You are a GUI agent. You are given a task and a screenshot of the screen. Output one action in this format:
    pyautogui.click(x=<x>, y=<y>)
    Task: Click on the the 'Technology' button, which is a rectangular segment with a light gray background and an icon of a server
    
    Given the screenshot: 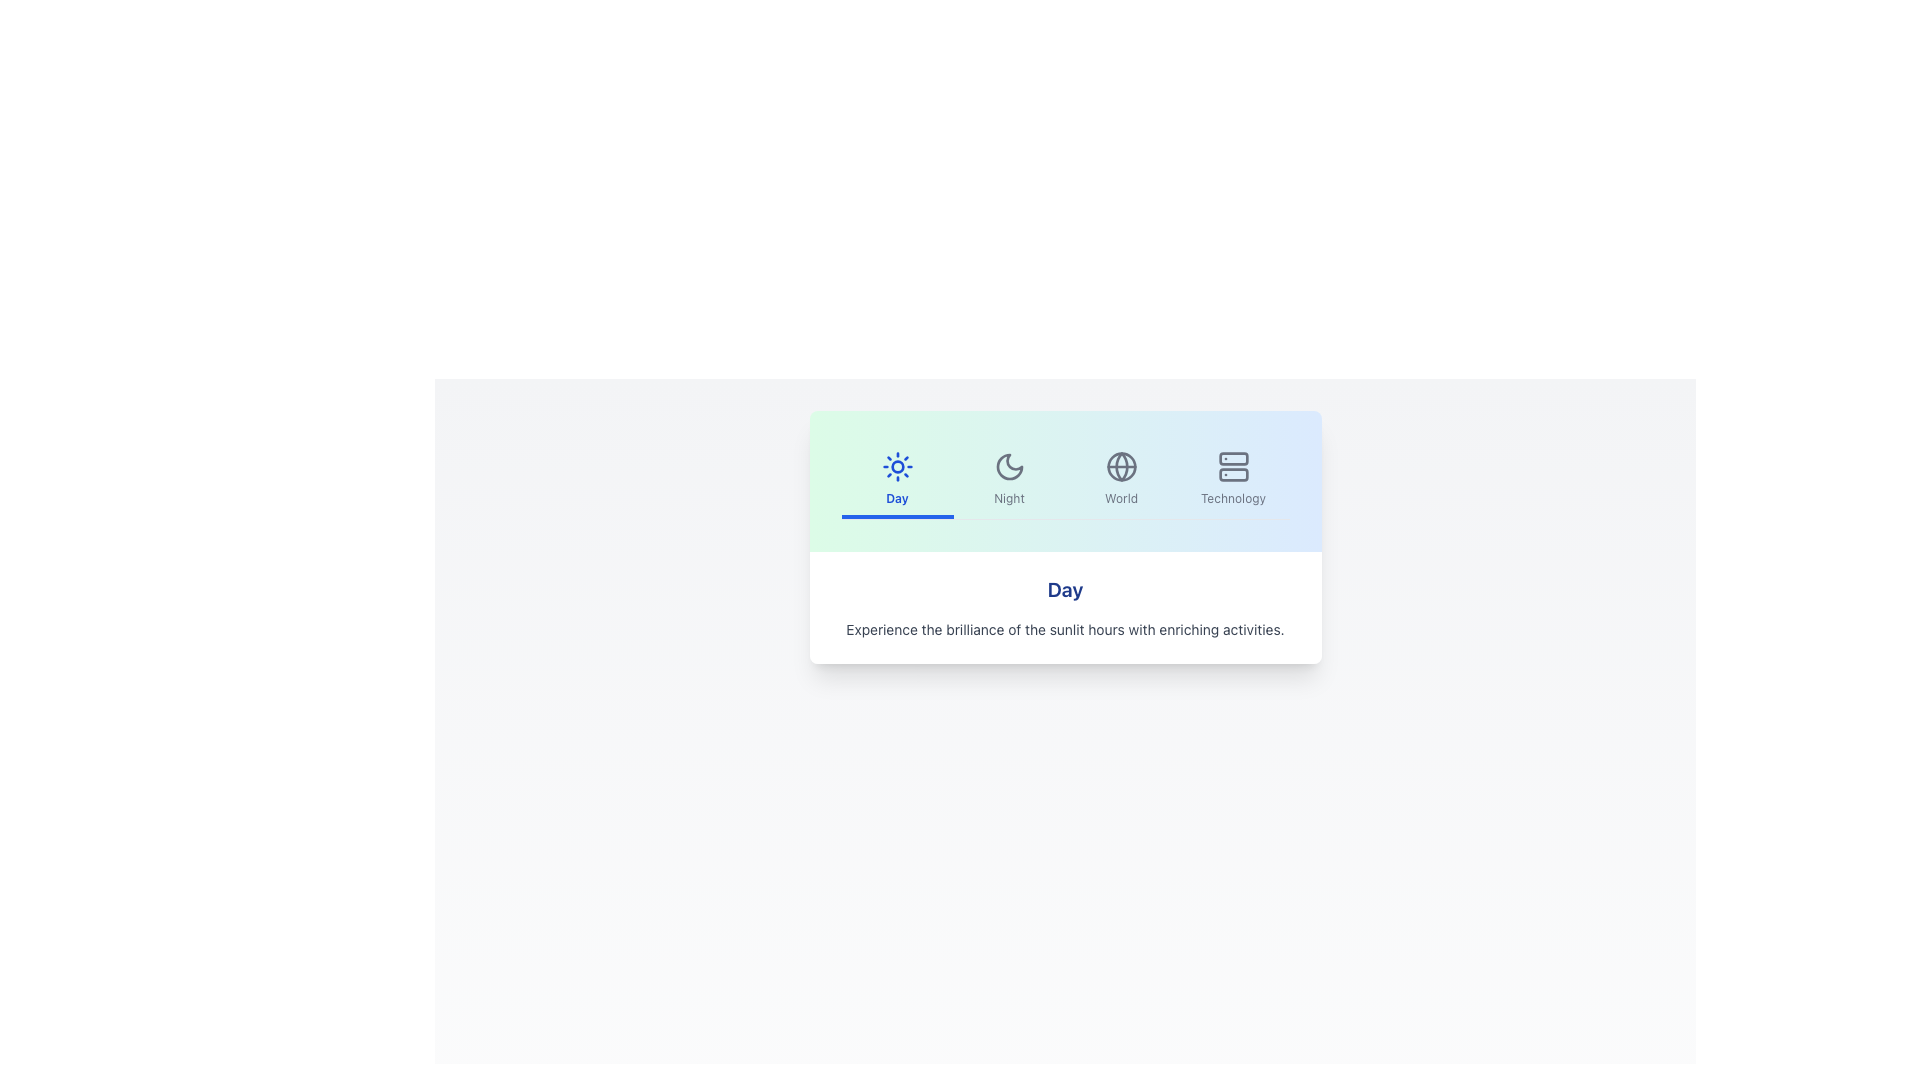 What is the action you would take?
    pyautogui.click(x=1232, y=481)
    